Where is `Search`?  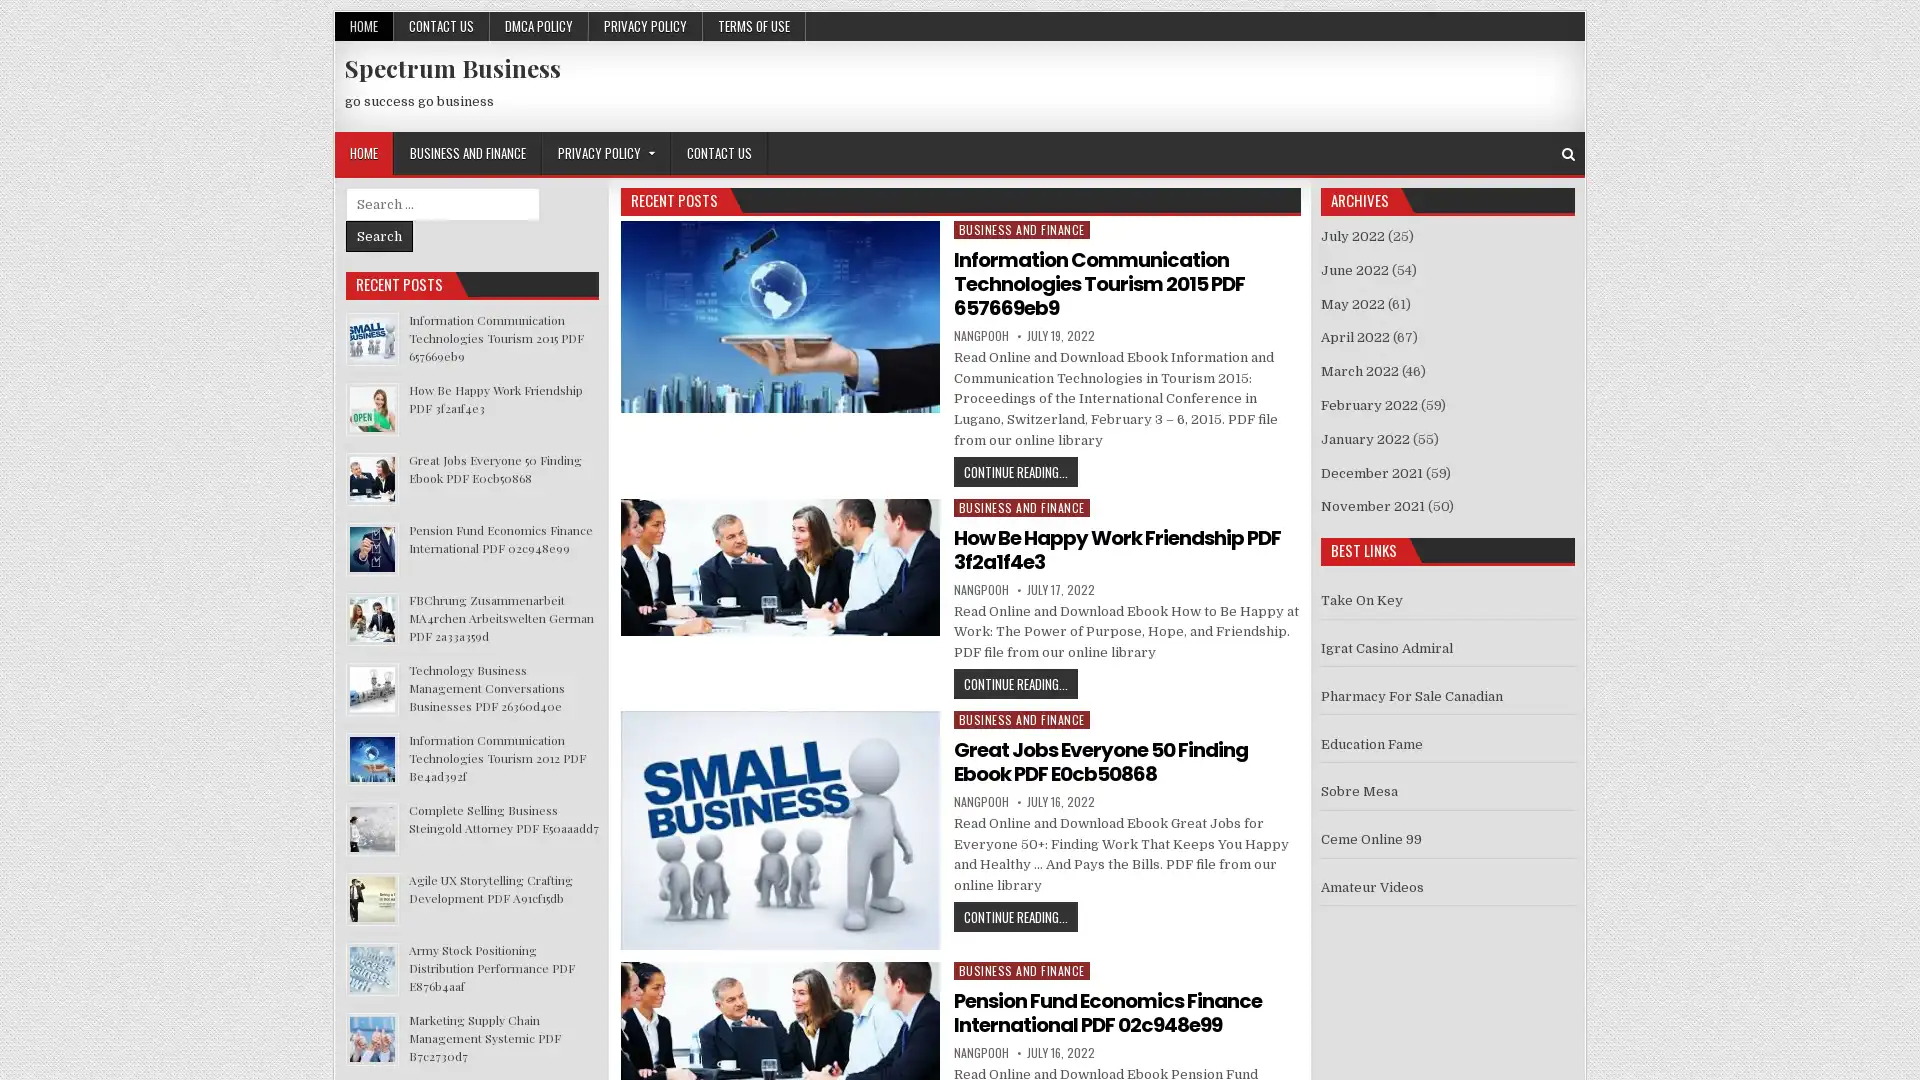 Search is located at coordinates (378, 235).